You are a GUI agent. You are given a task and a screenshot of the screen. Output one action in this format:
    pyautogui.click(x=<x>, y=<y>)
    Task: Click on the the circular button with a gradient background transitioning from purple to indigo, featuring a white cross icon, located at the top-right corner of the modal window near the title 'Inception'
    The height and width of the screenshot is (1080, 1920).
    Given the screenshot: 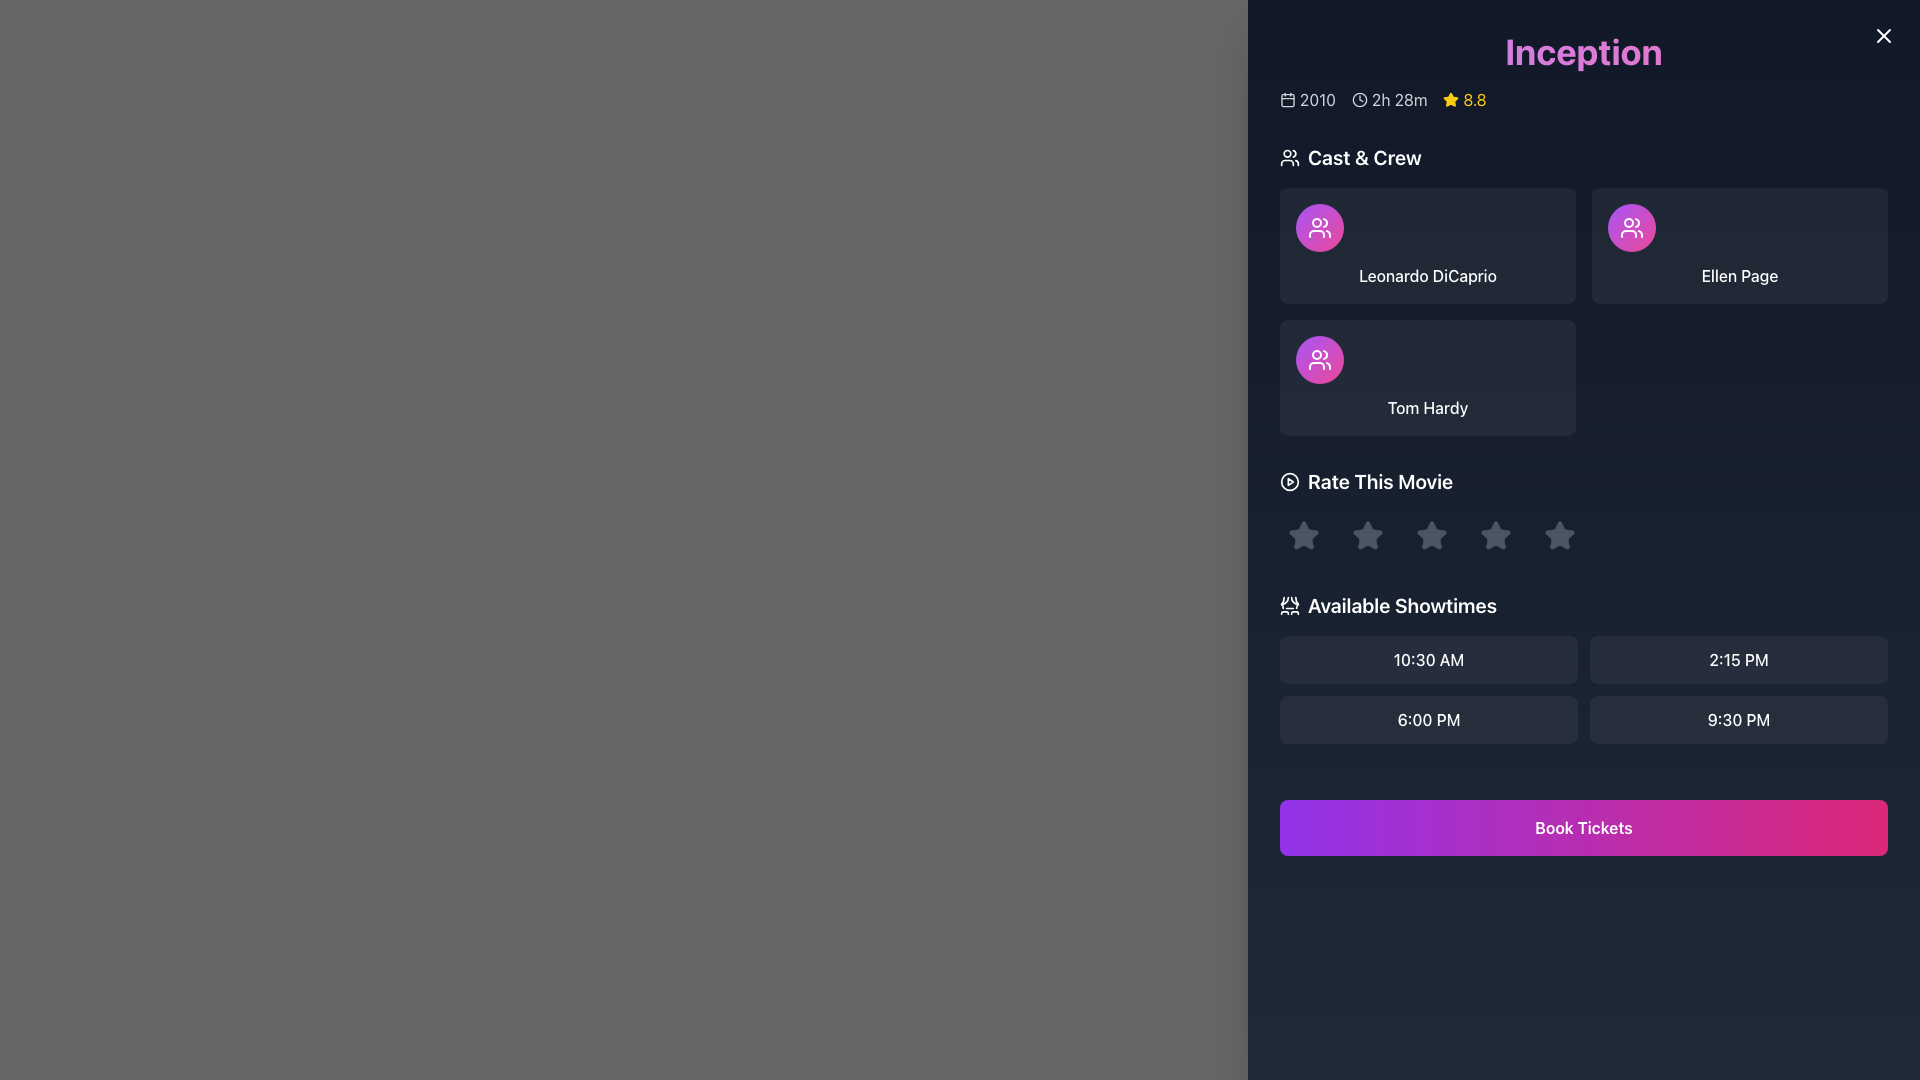 What is the action you would take?
    pyautogui.click(x=1879, y=39)
    